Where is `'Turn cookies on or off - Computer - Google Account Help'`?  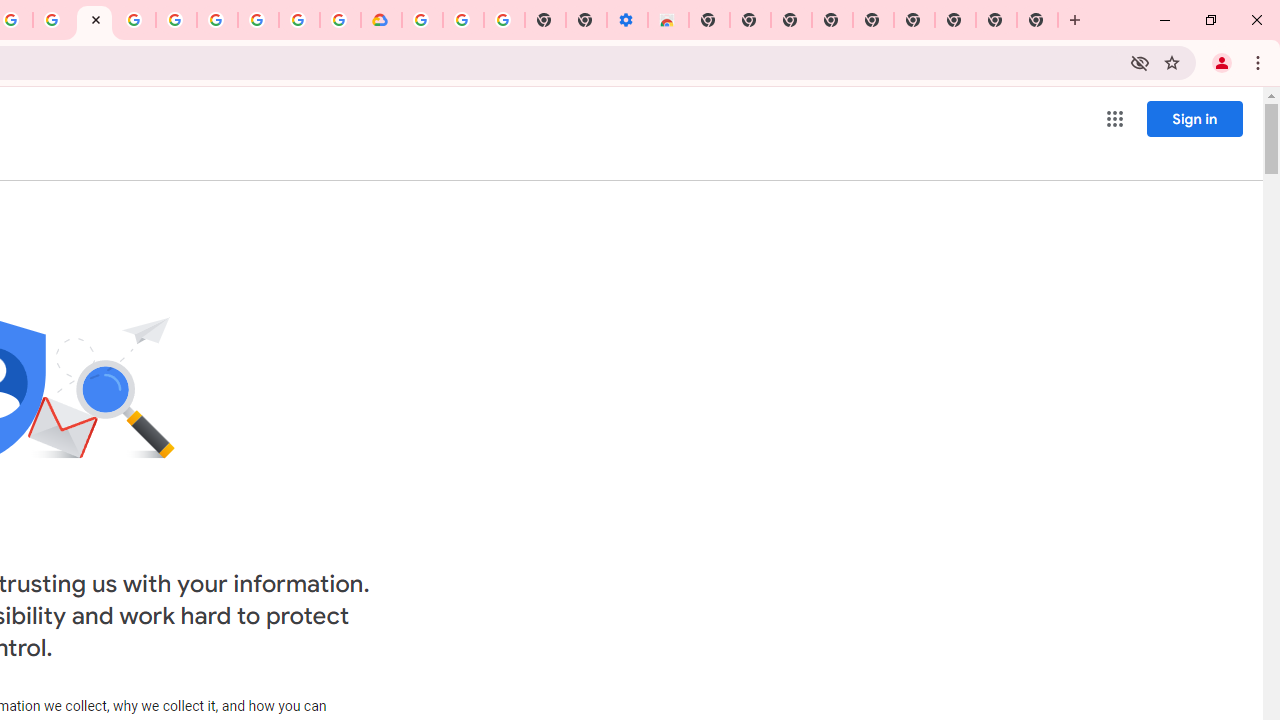 'Turn cookies on or off - Computer - Google Account Help' is located at coordinates (504, 20).